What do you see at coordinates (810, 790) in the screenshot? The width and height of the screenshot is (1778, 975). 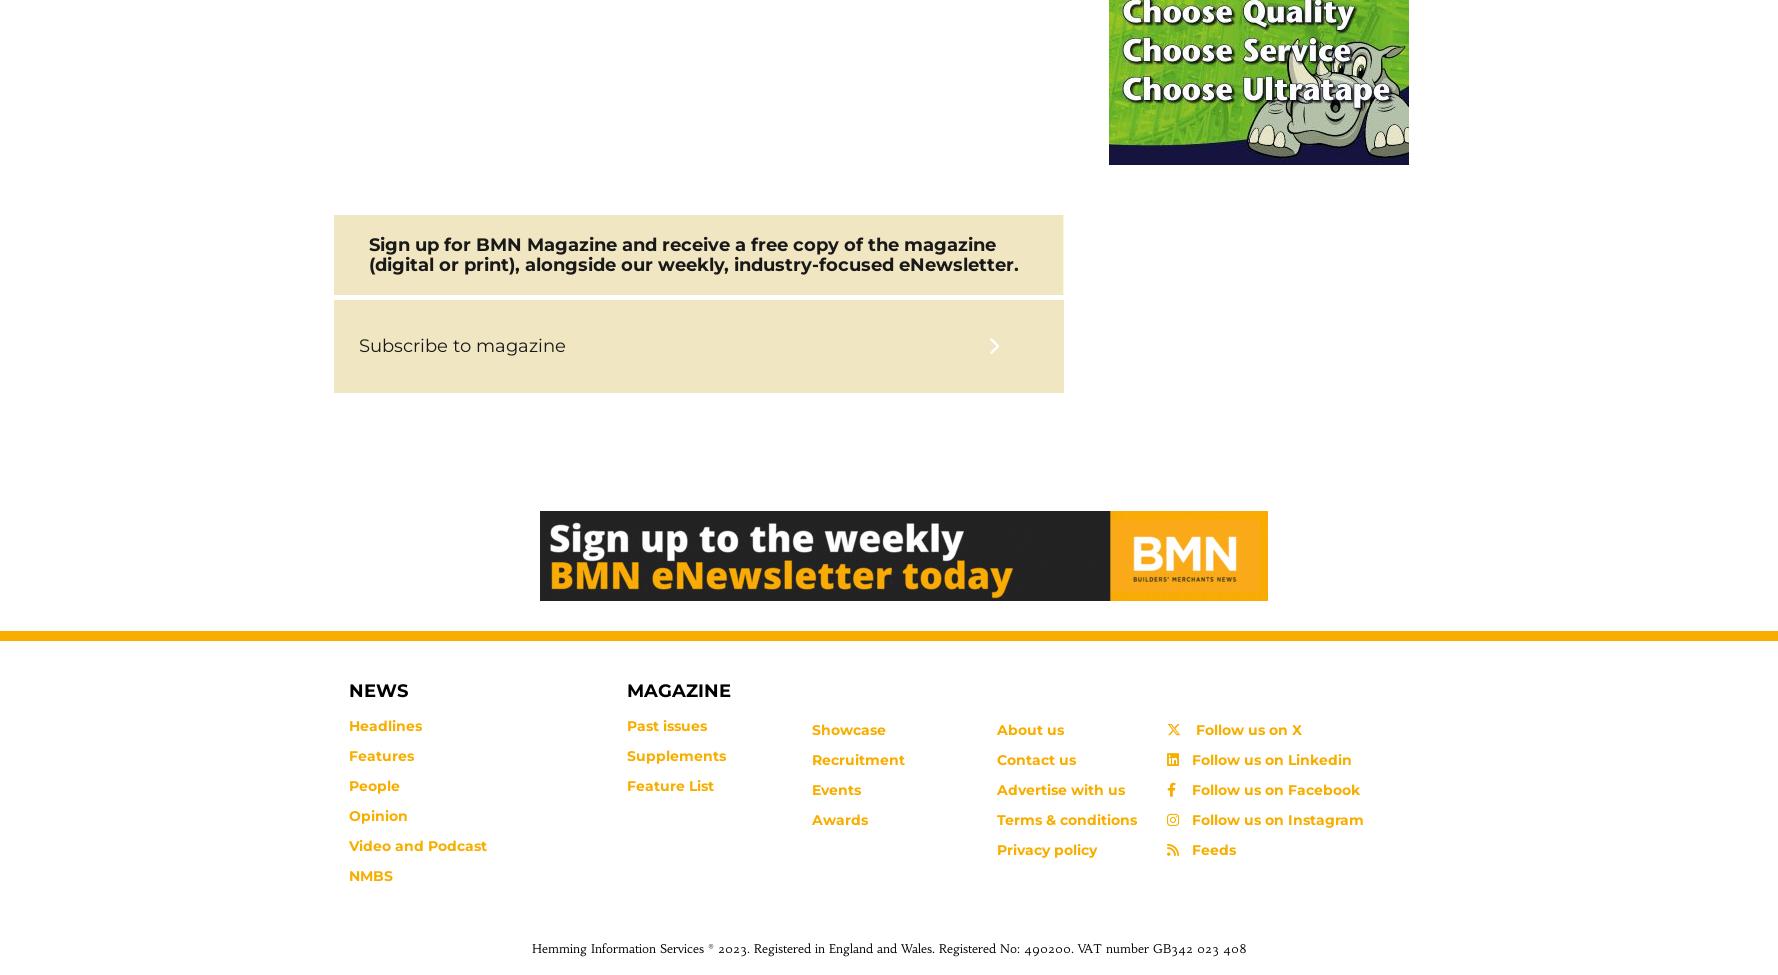 I see `'Events'` at bounding box center [810, 790].